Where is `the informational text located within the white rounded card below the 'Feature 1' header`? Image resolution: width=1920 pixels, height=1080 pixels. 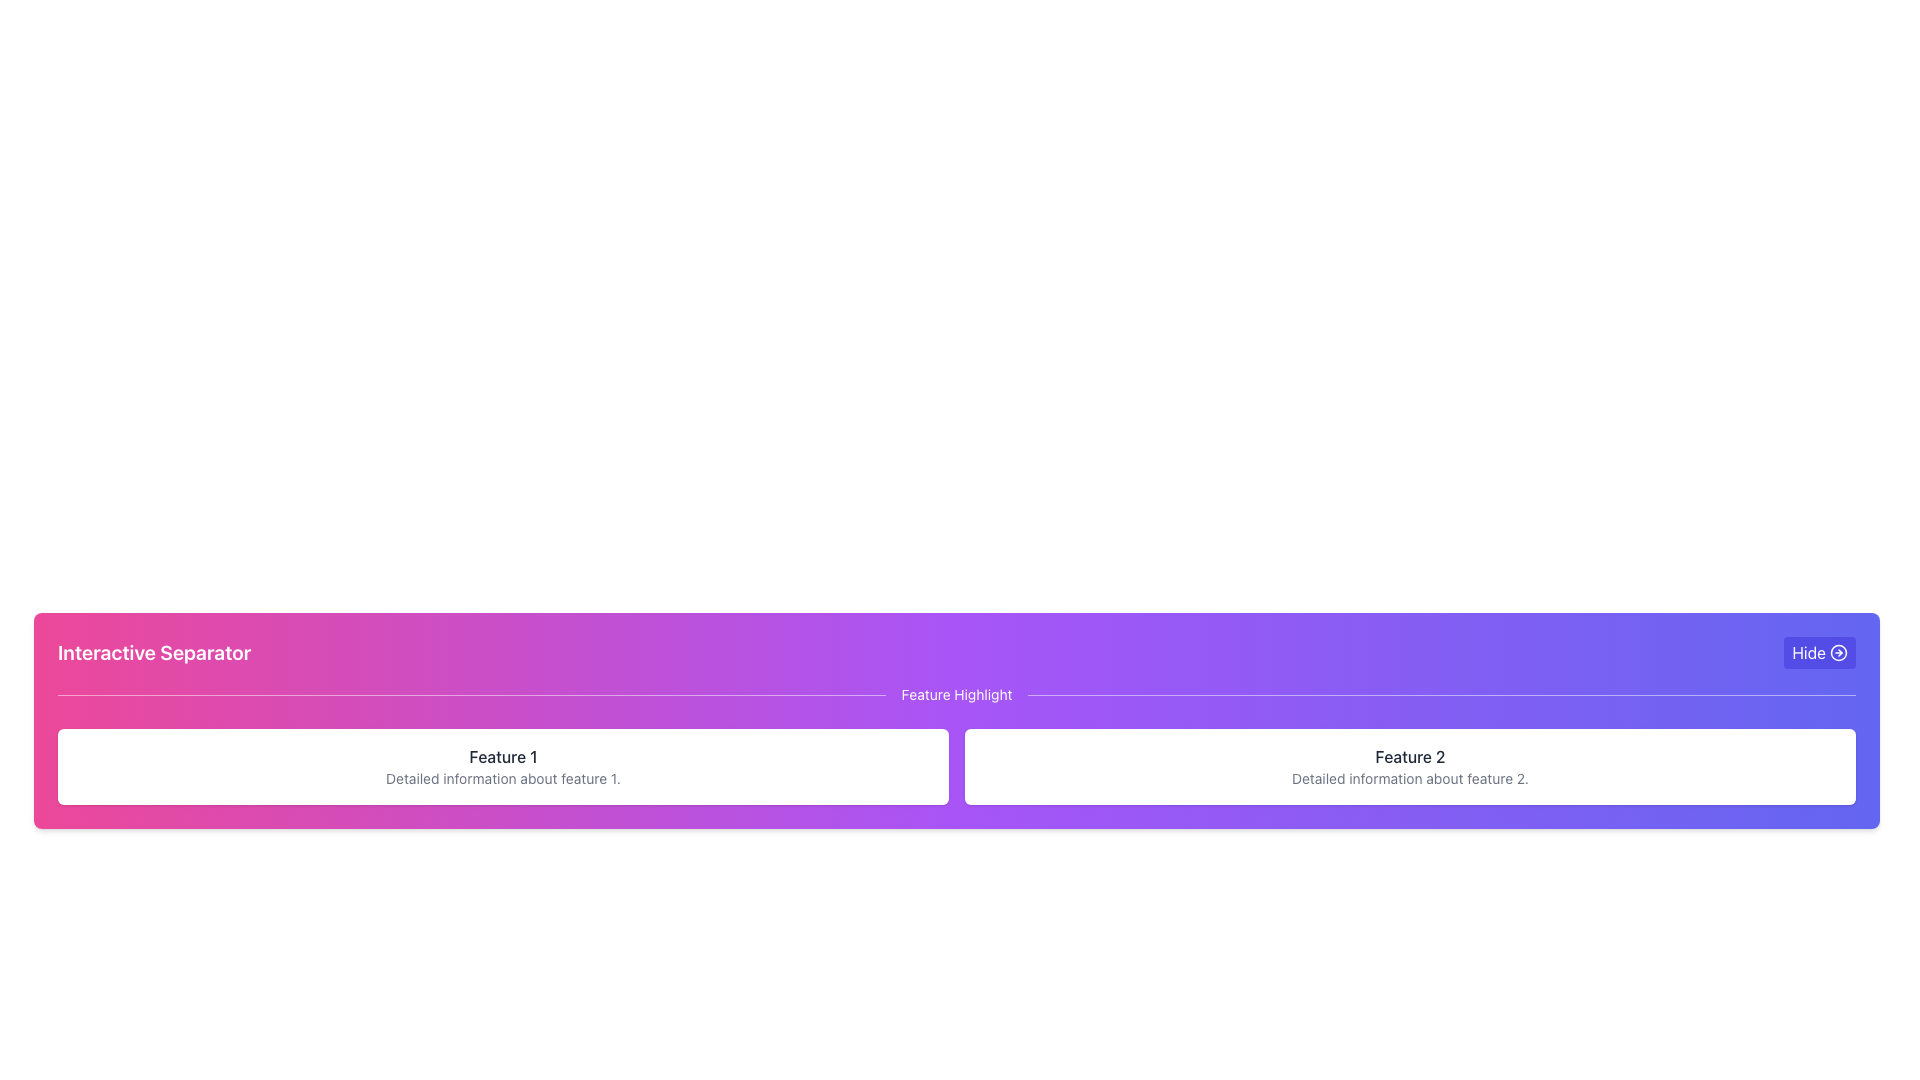
the informational text located within the white rounded card below the 'Feature 1' header is located at coordinates (503, 778).